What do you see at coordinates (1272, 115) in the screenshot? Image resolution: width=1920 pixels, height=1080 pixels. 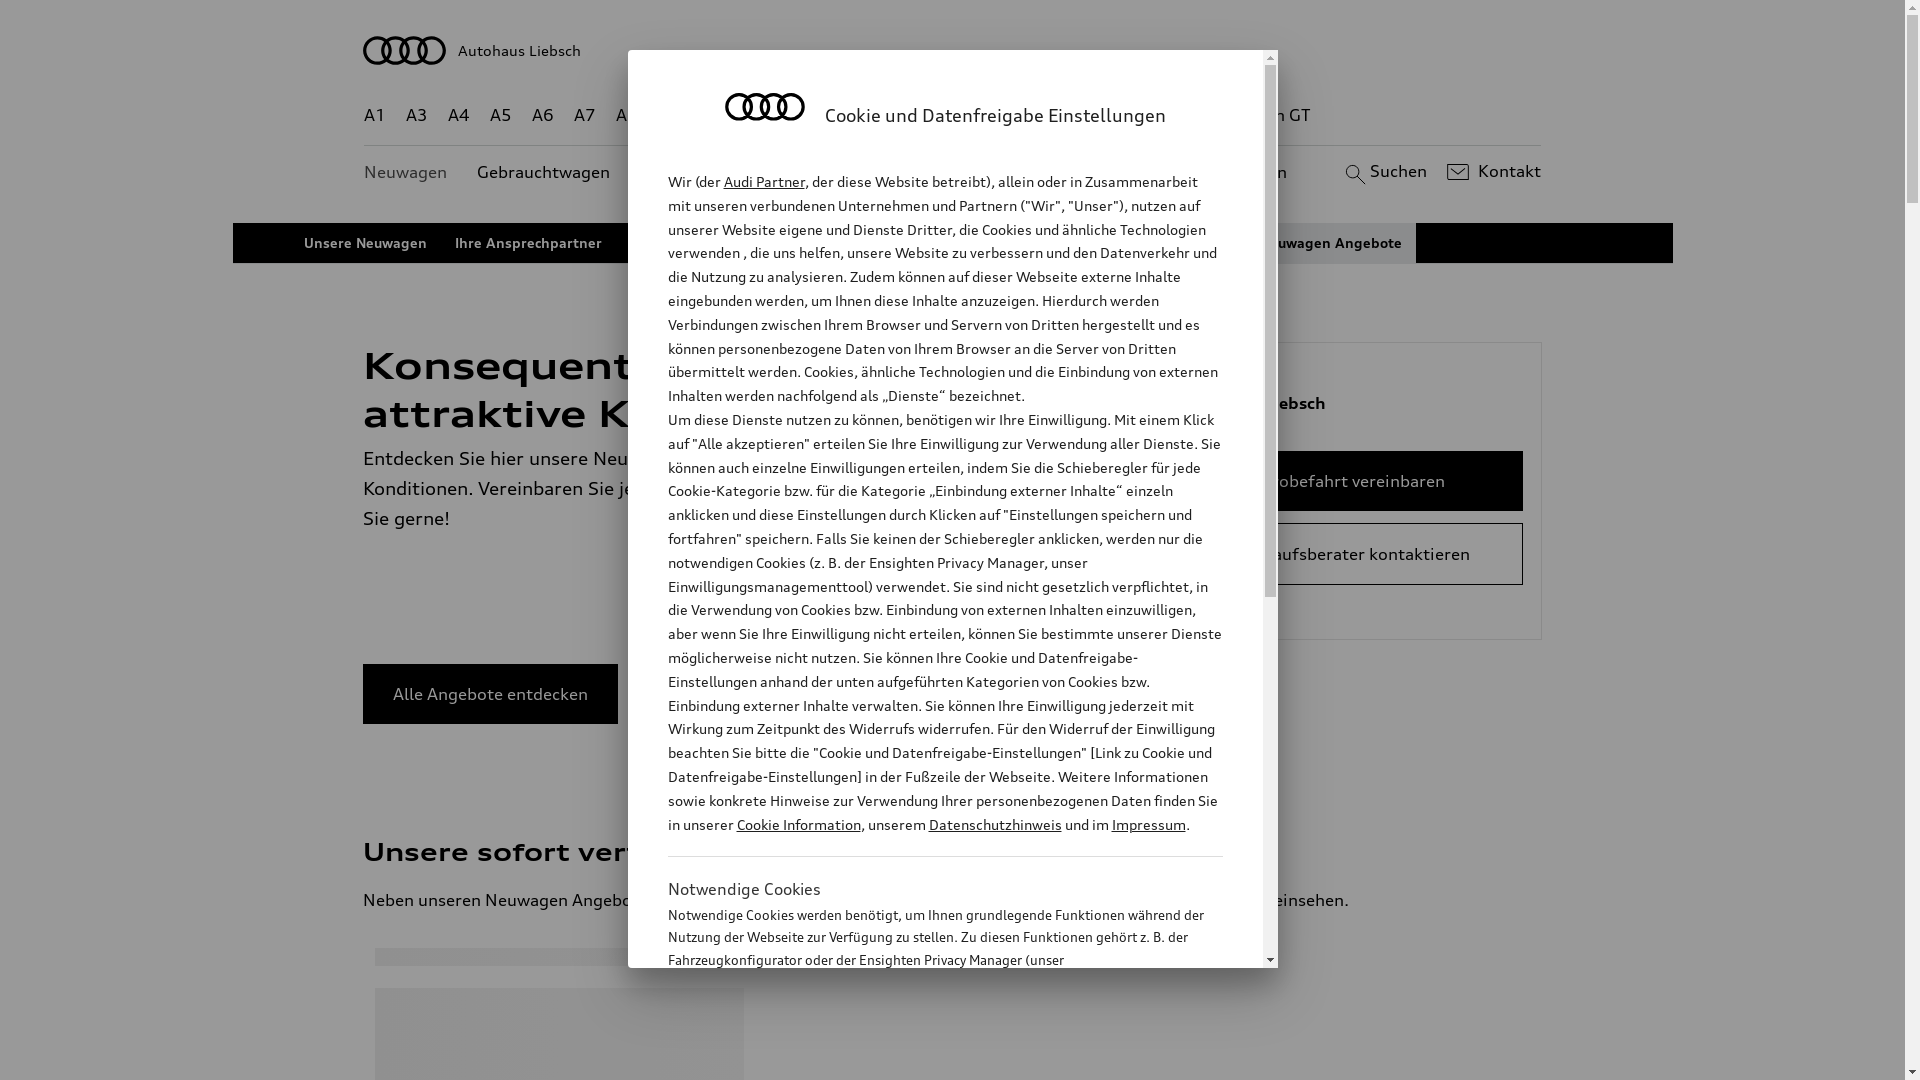 I see `'e-tron GT'` at bounding box center [1272, 115].